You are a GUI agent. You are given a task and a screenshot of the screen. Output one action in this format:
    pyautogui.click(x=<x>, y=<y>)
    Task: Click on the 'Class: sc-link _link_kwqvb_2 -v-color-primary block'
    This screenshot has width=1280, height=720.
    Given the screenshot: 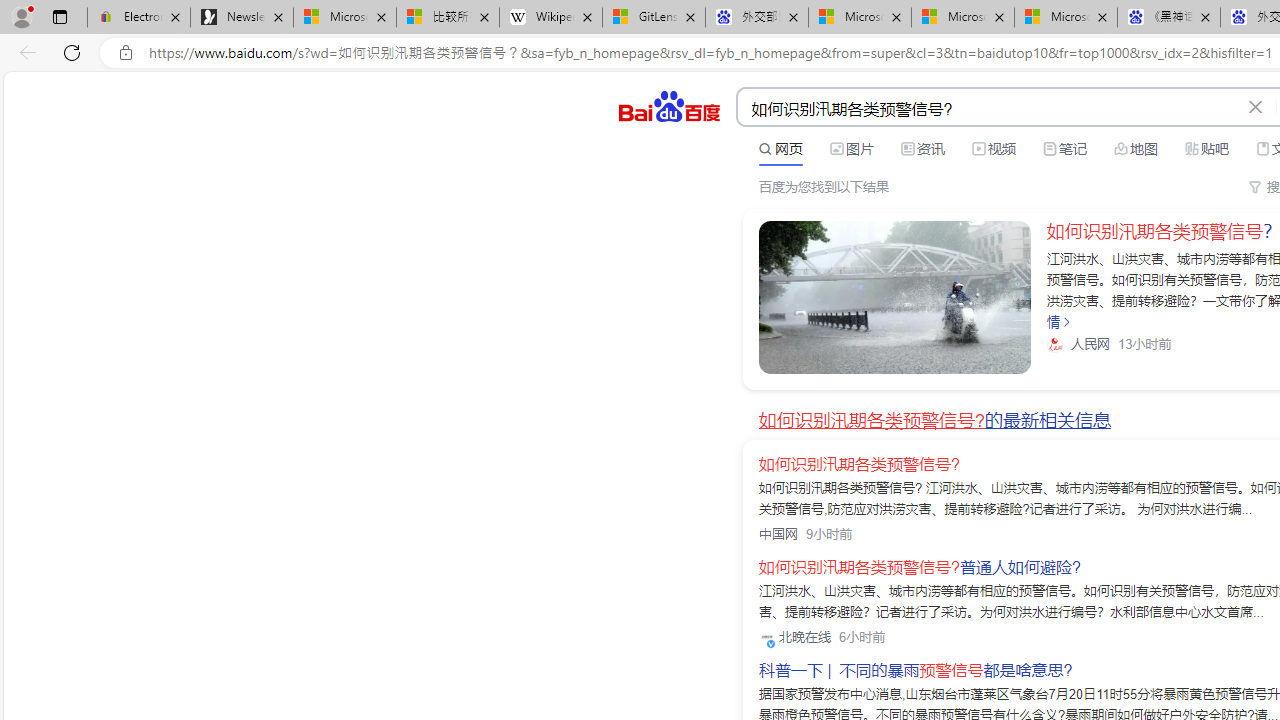 What is the action you would take?
    pyautogui.click(x=893, y=297)
    